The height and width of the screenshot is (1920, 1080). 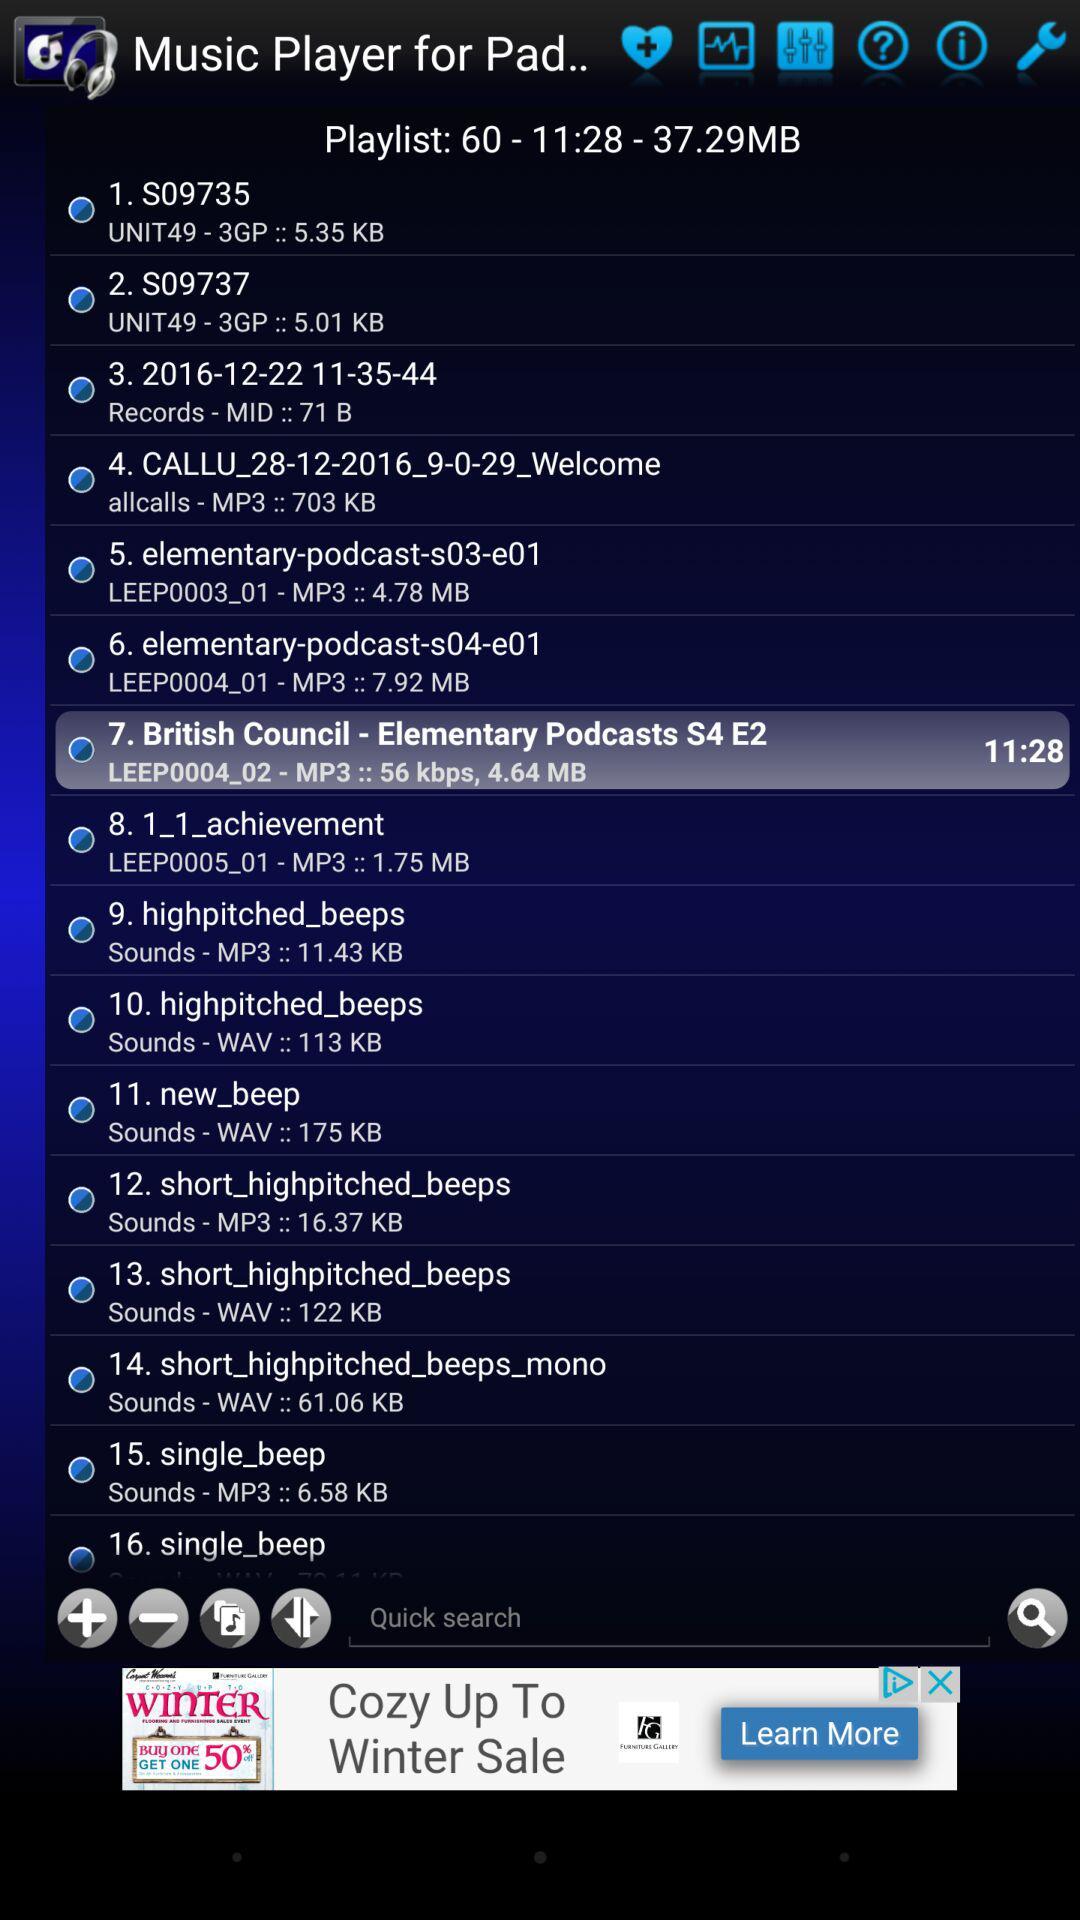 I want to click on music to documents, so click(x=228, y=1618).